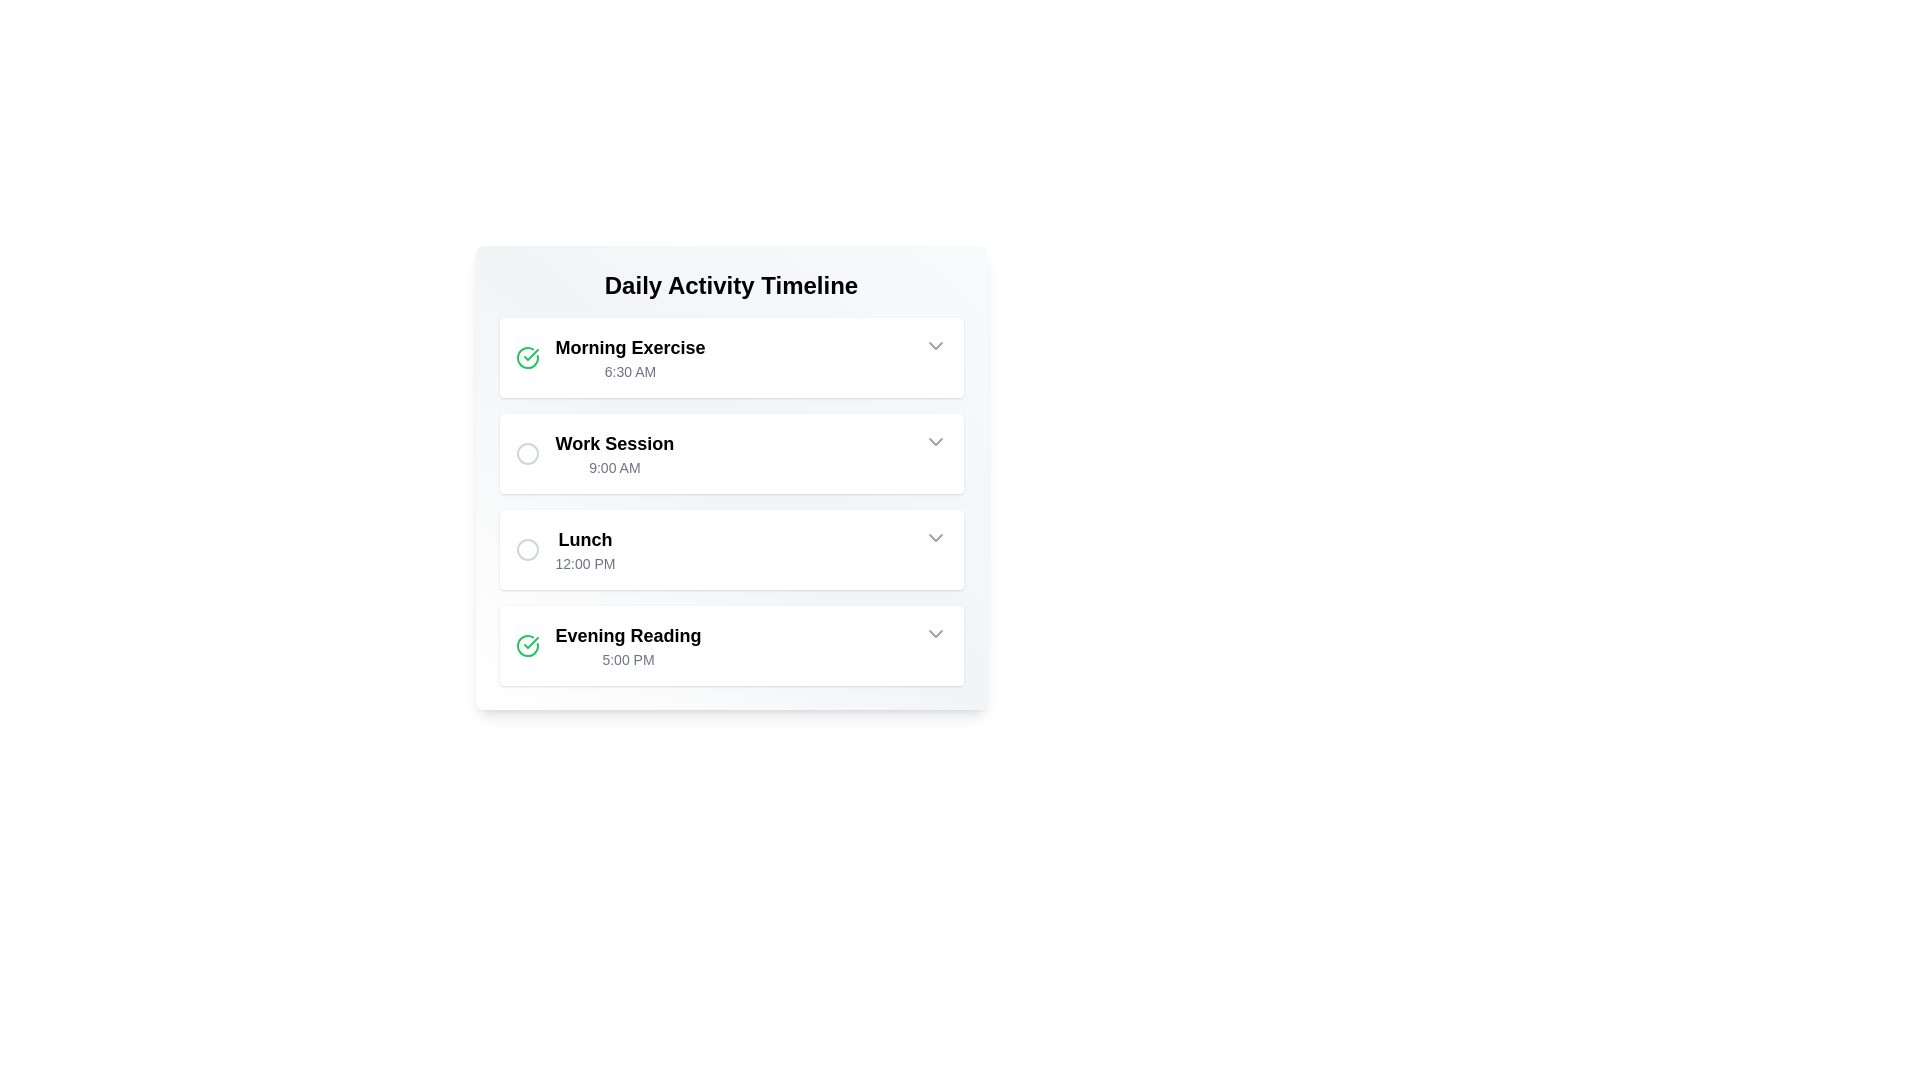  What do you see at coordinates (629, 346) in the screenshot?
I see `text from the header or title label that indicates the activity planned for the specific time slot in the vertical timeline component located in the first item of the list` at bounding box center [629, 346].